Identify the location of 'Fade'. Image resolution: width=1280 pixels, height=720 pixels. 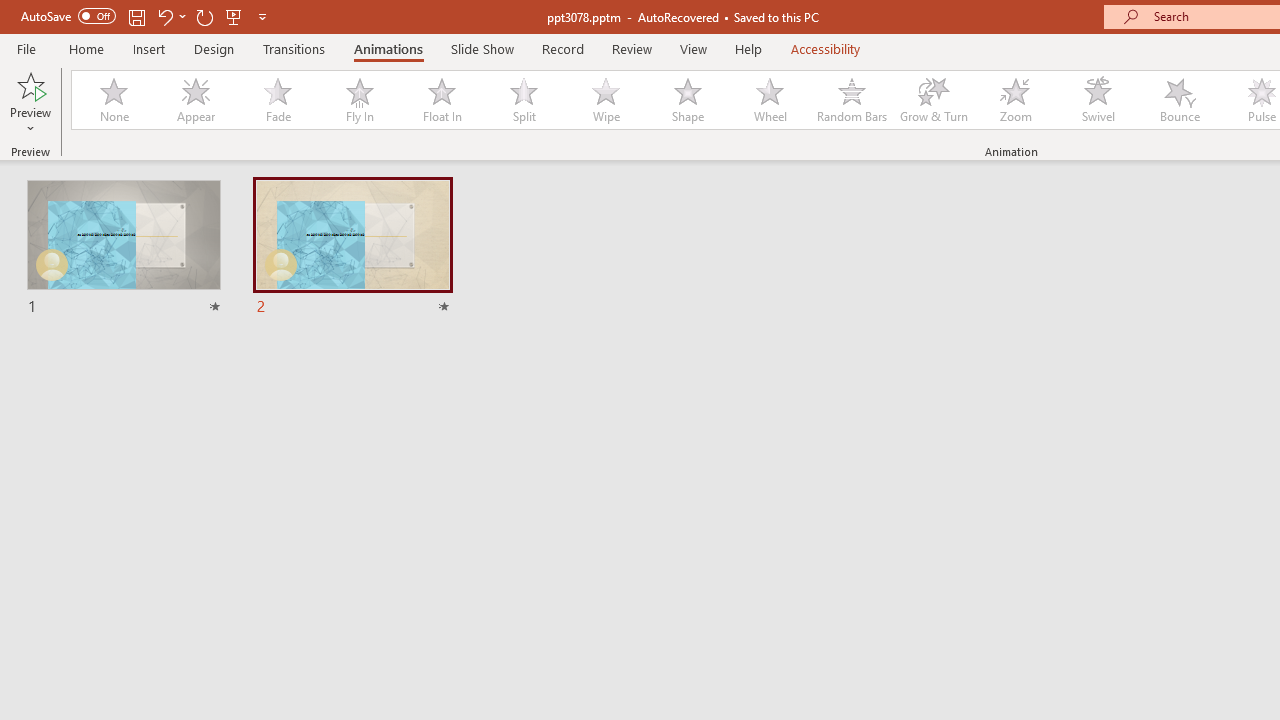
(276, 100).